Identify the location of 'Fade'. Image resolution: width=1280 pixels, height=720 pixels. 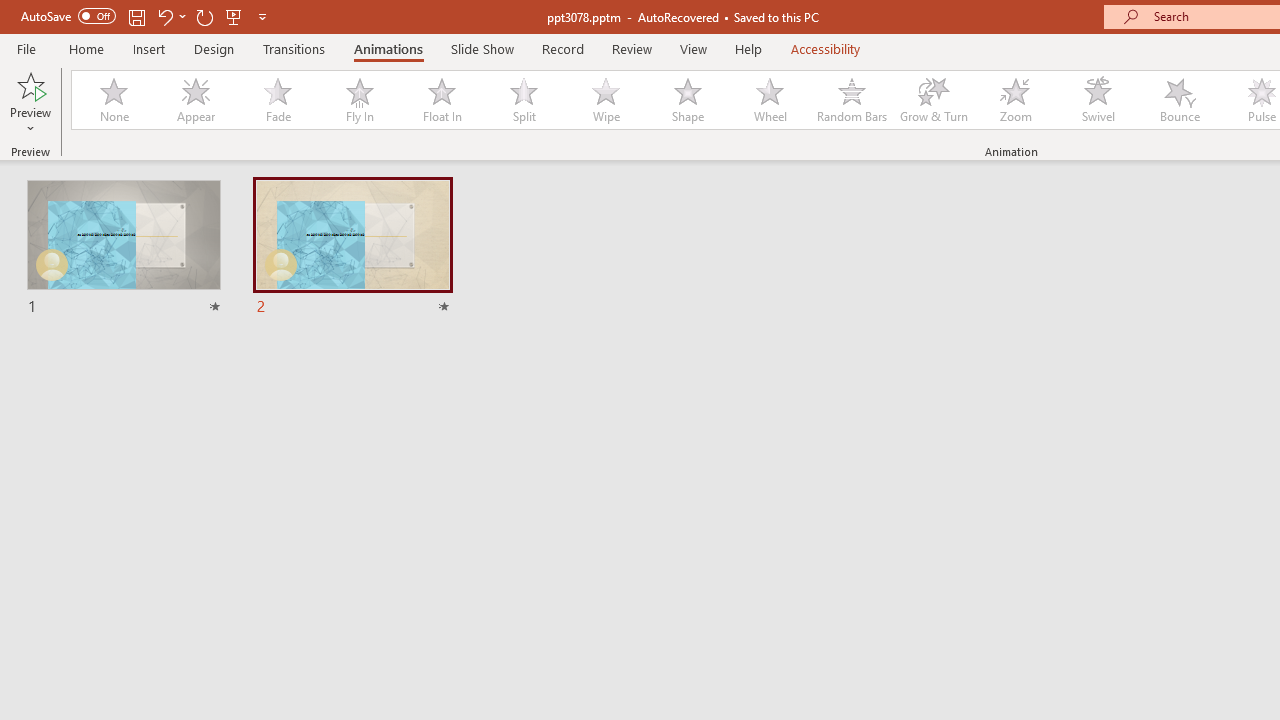
(276, 100).